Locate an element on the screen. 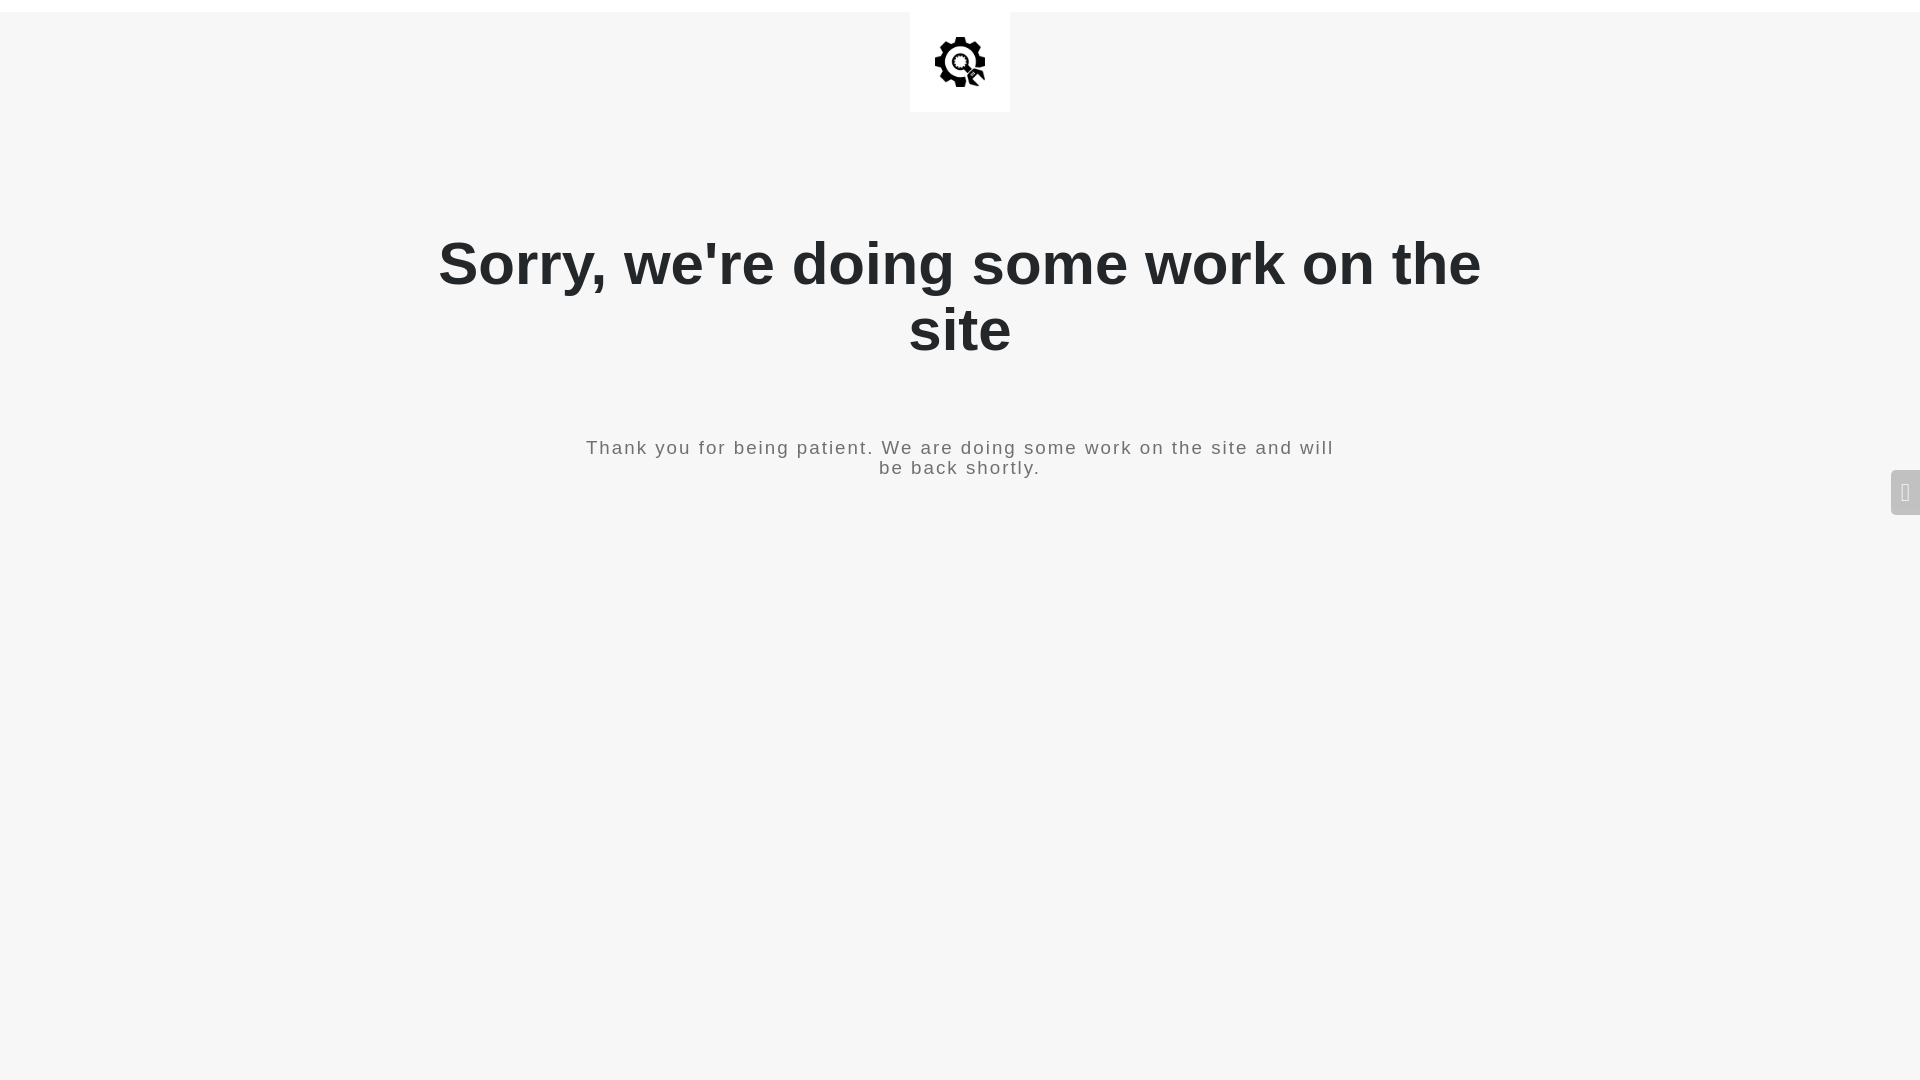 This screenshot has width=1920, height=1080. 'Site is Under Construction' is located at coordinates (960, 60).